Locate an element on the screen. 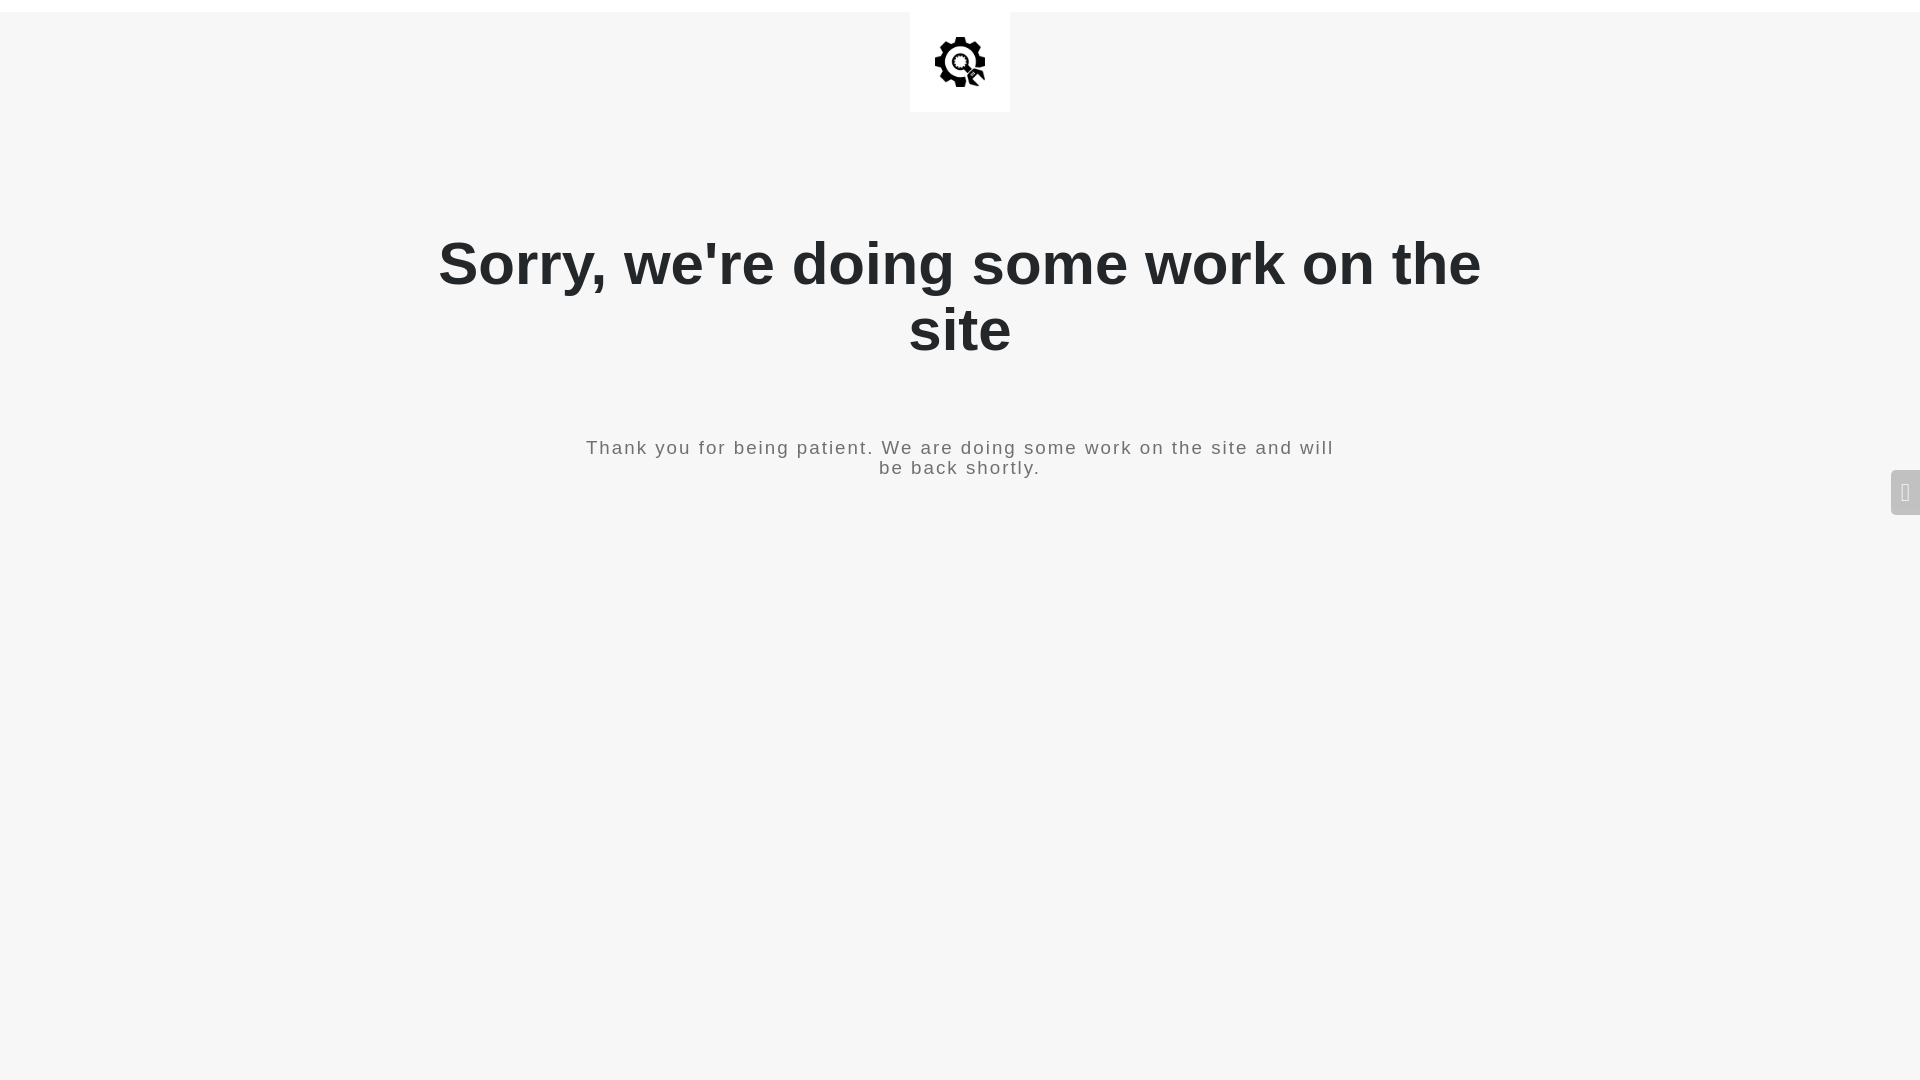 This screenshot has width=1920, height=1080. 'Site is Under Construction' is located at coordinates (960, 60).